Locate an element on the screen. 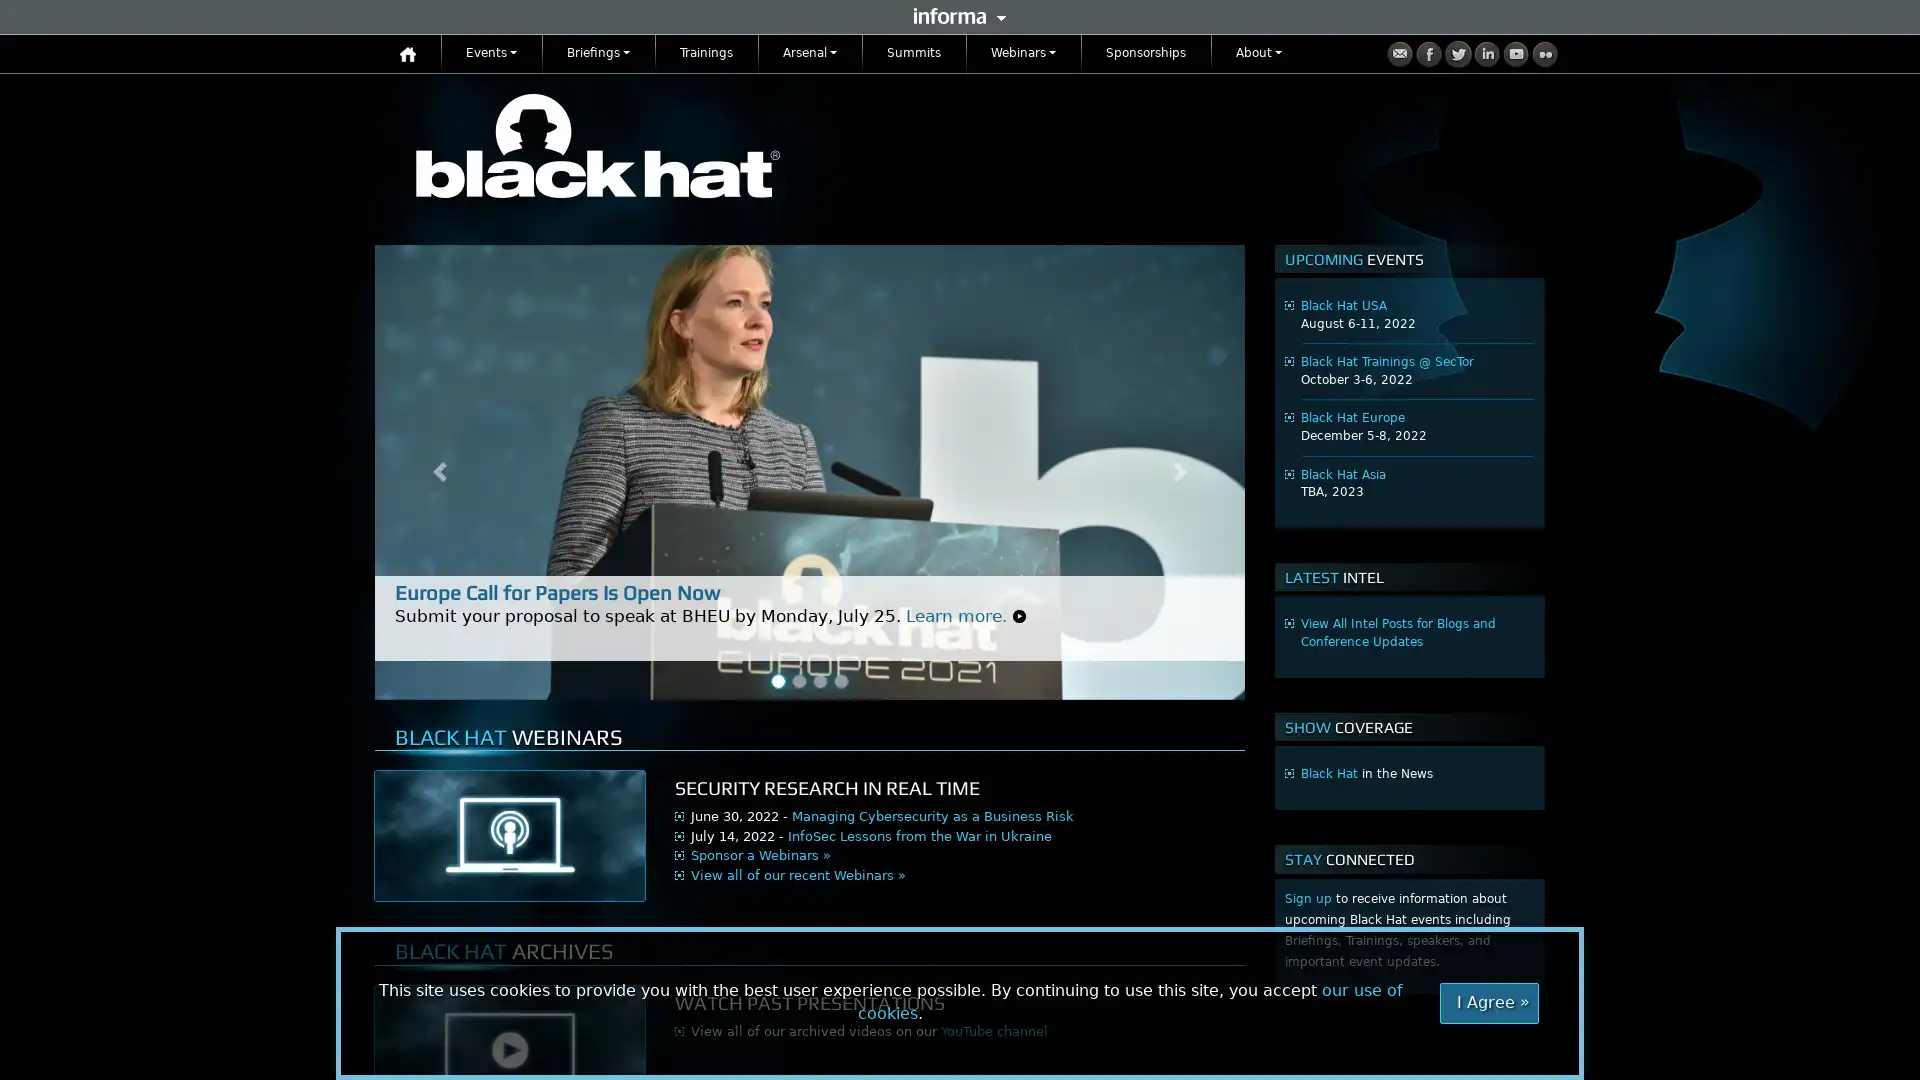 The image size is (1920, 1080). Informa is located at coordinates (960, 15).